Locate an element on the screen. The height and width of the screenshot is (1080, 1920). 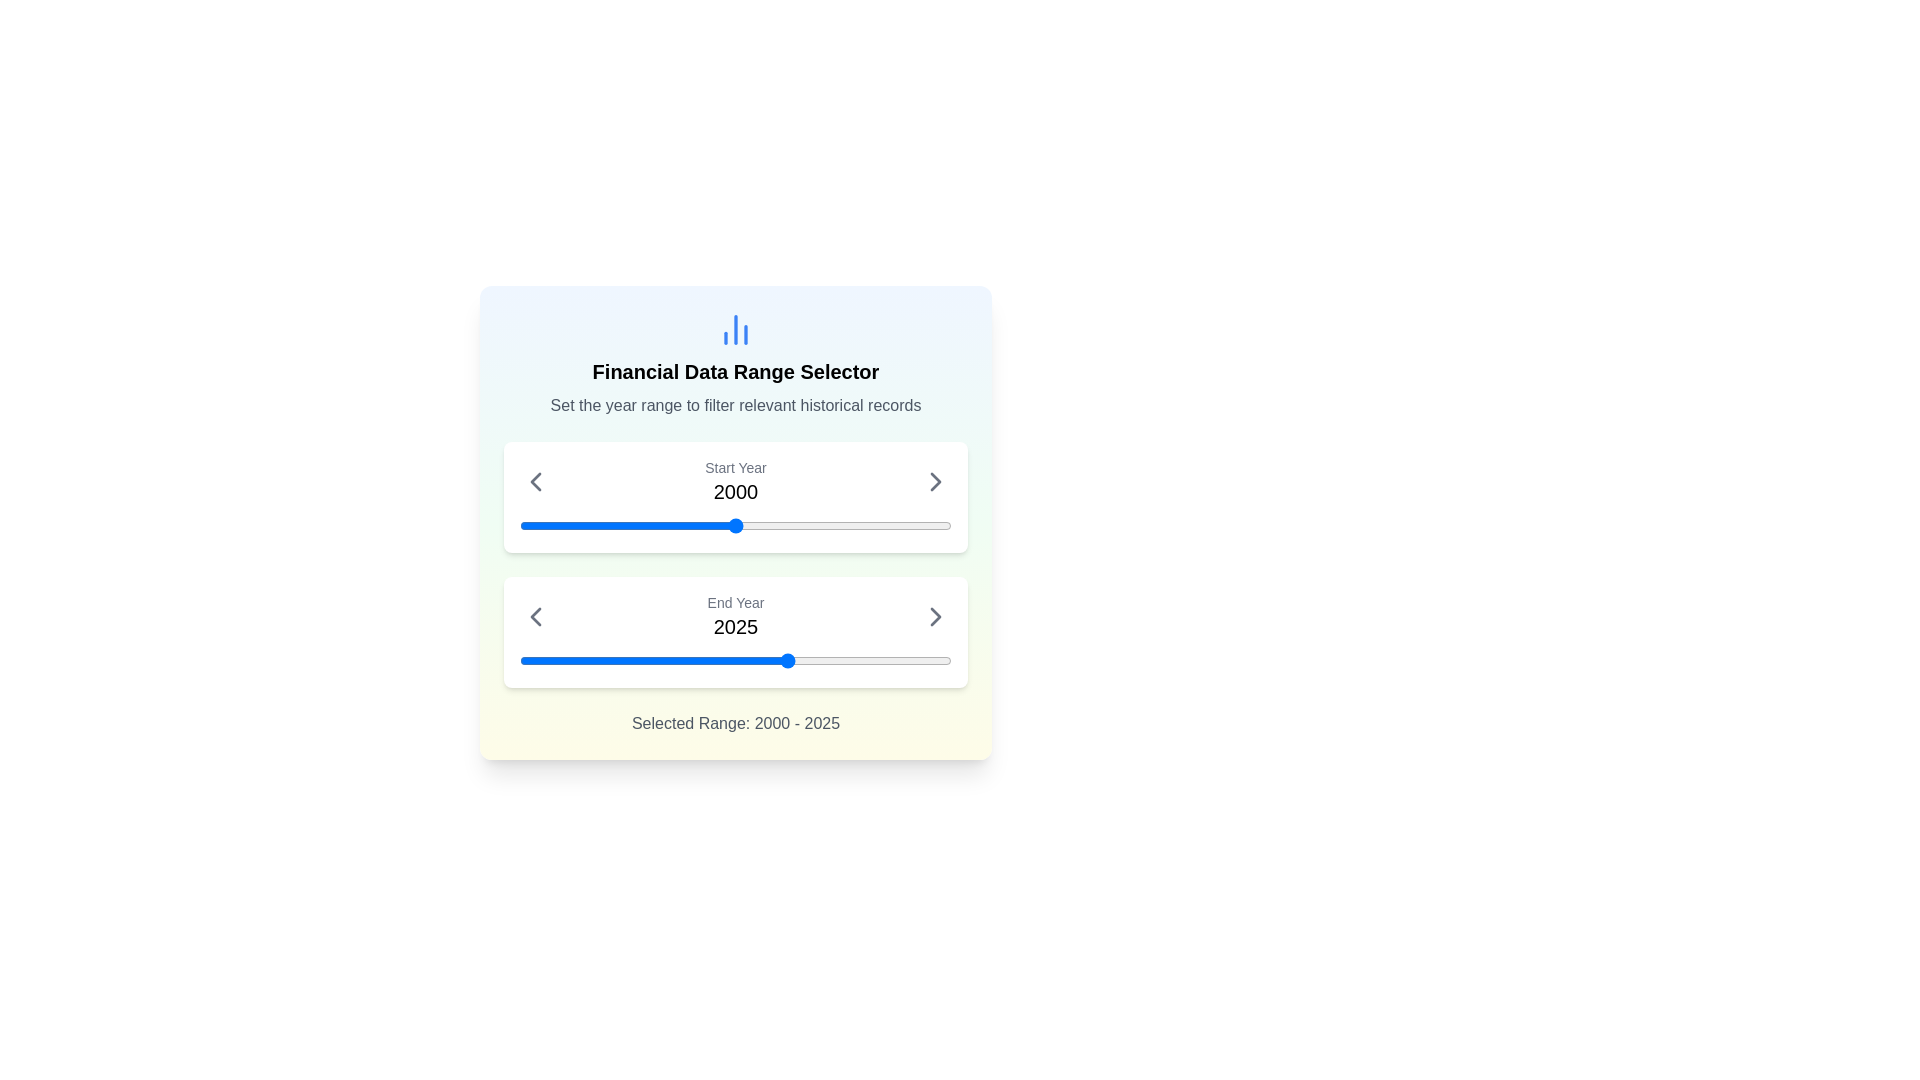
the start year is located at coordinates (686, 524).